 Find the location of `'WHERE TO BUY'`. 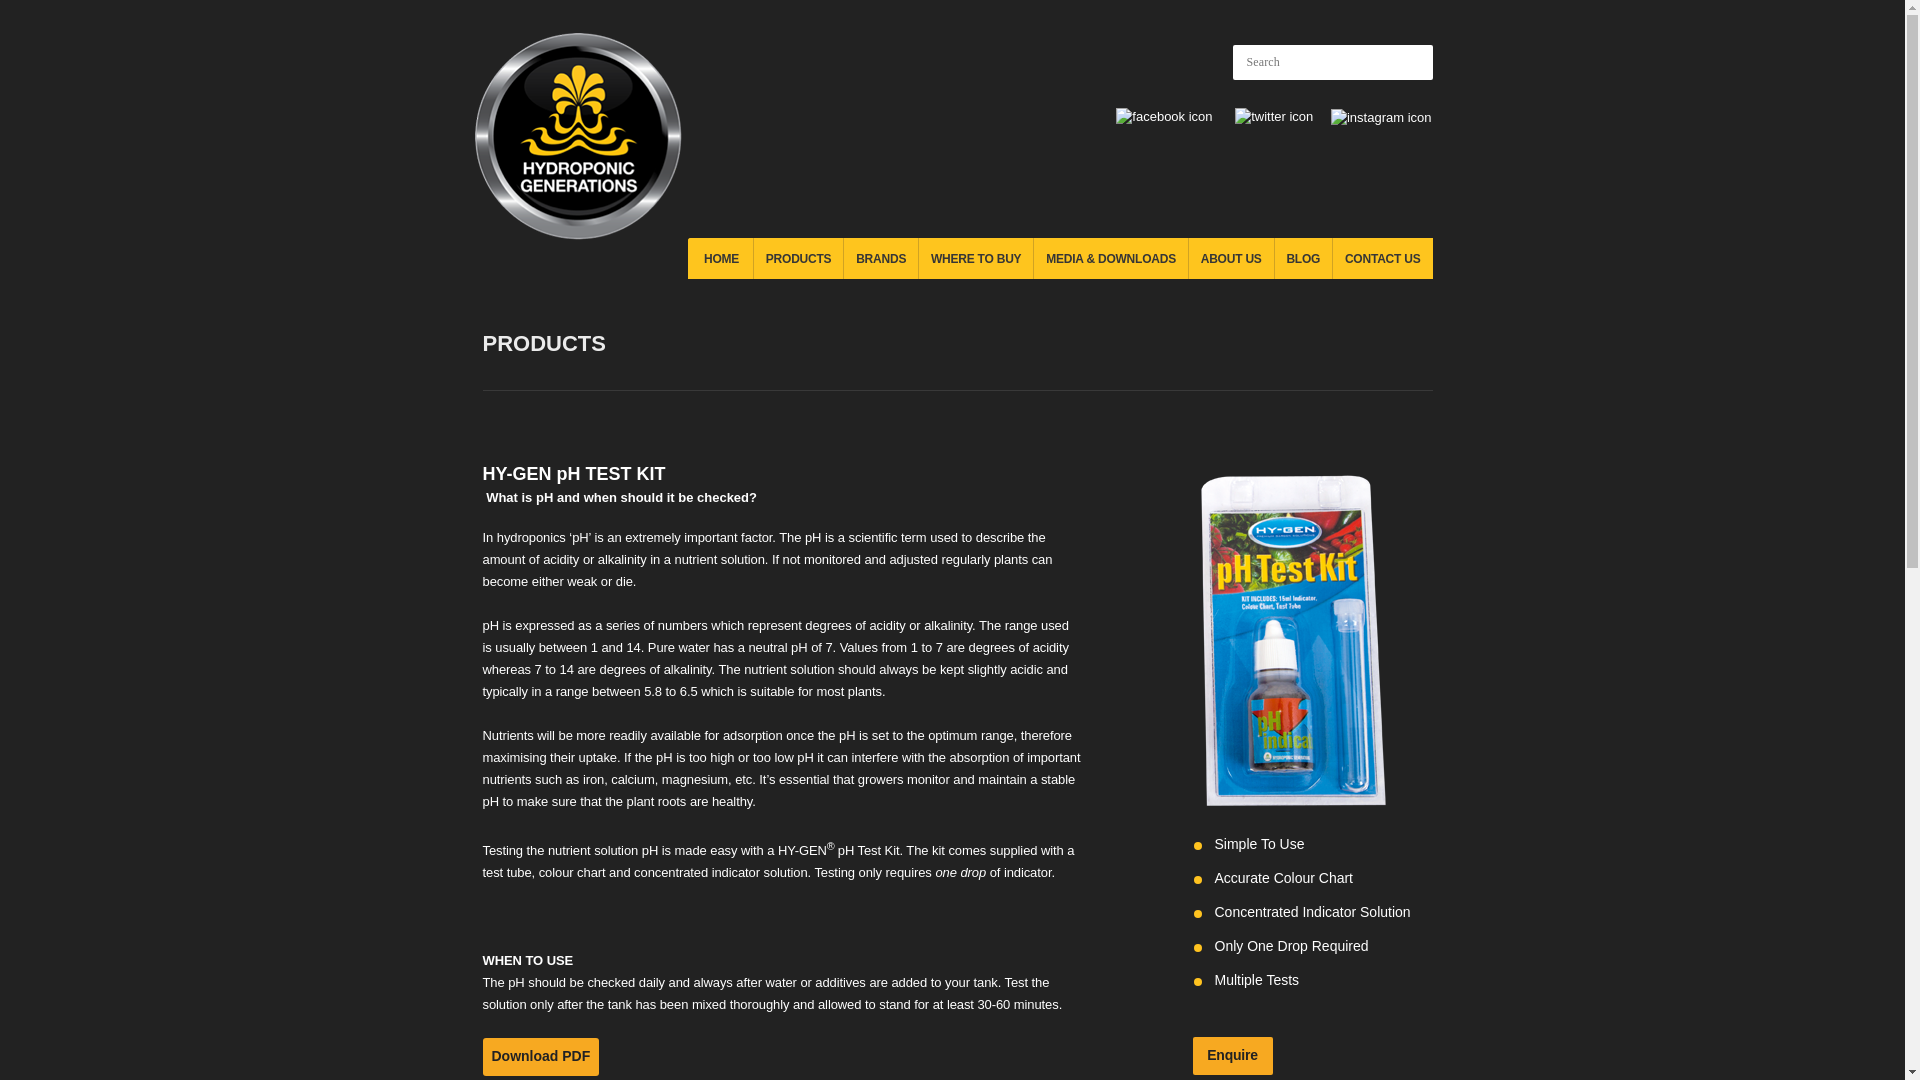

'WHERE TO BUY' is located at coordinates (975, 257).